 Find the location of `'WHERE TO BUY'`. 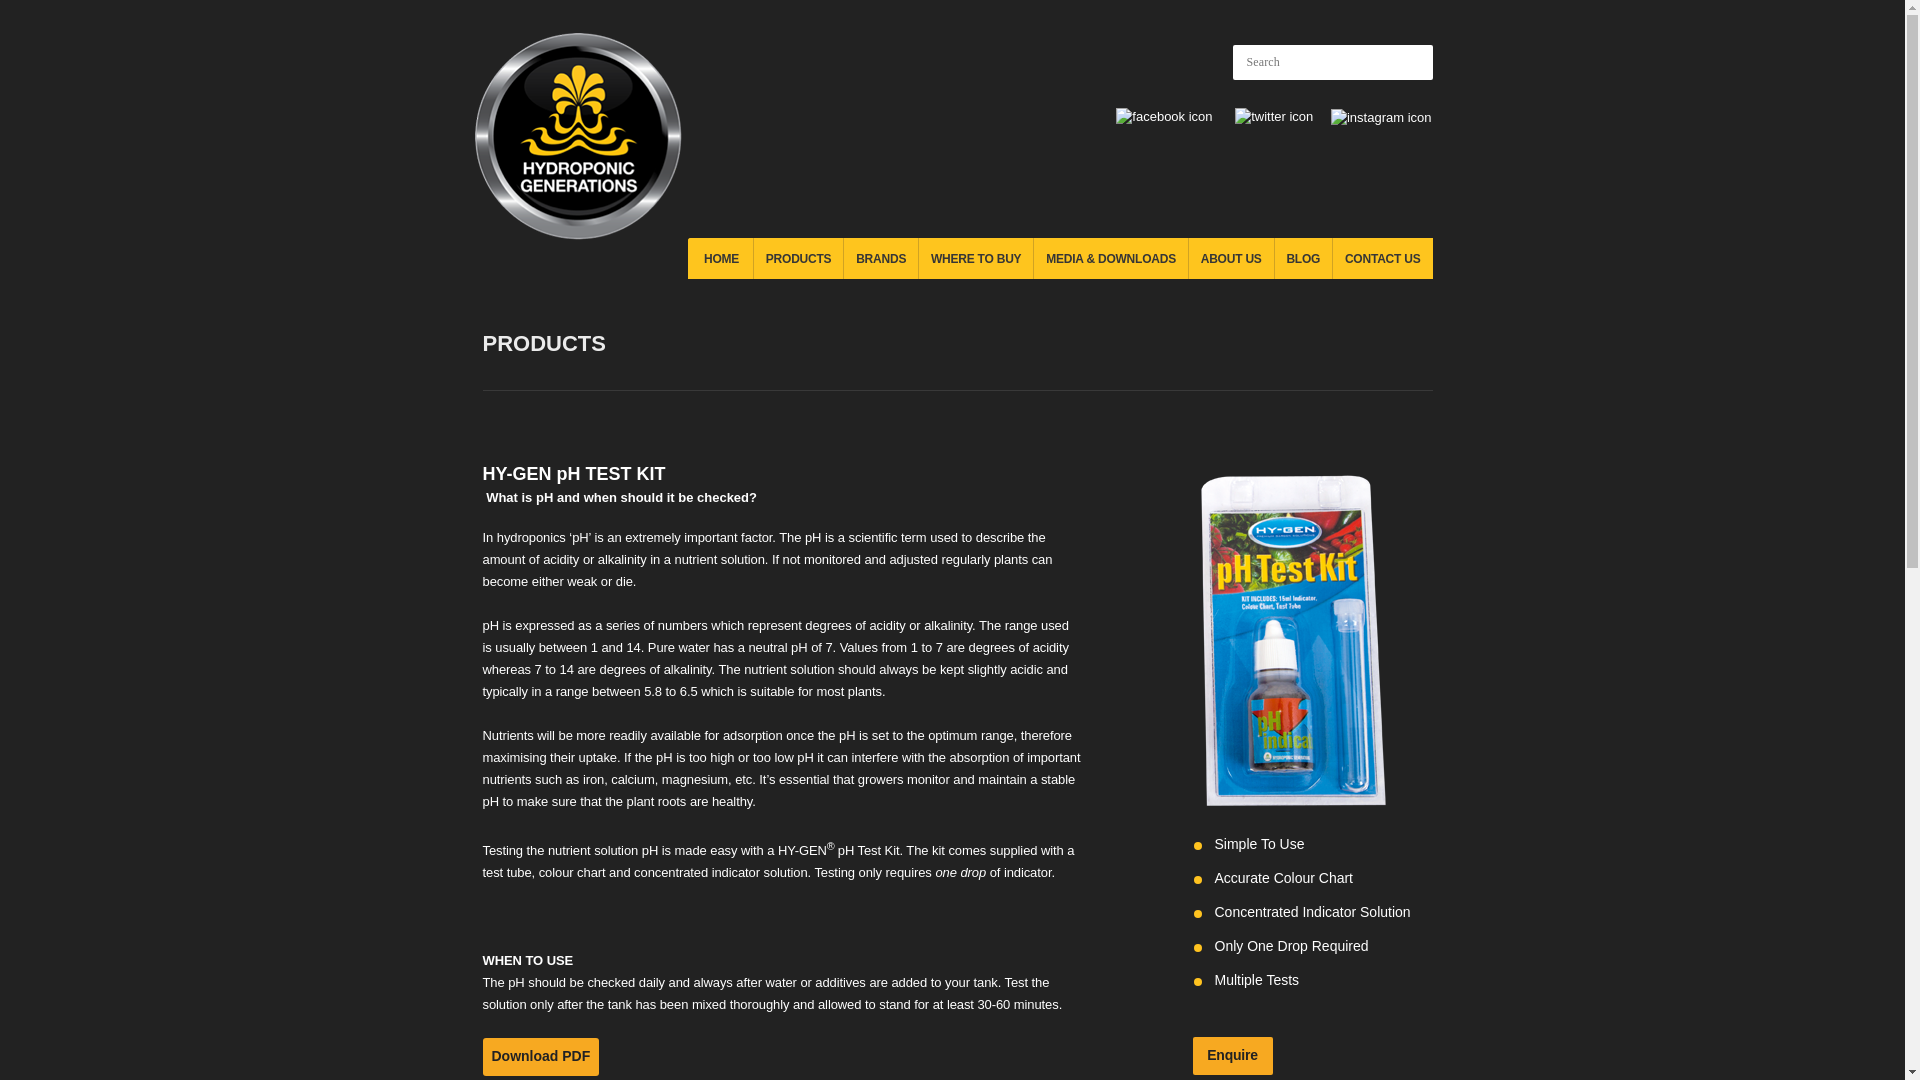

'WHERE TO BUY' is located at coordinates (975, 257).